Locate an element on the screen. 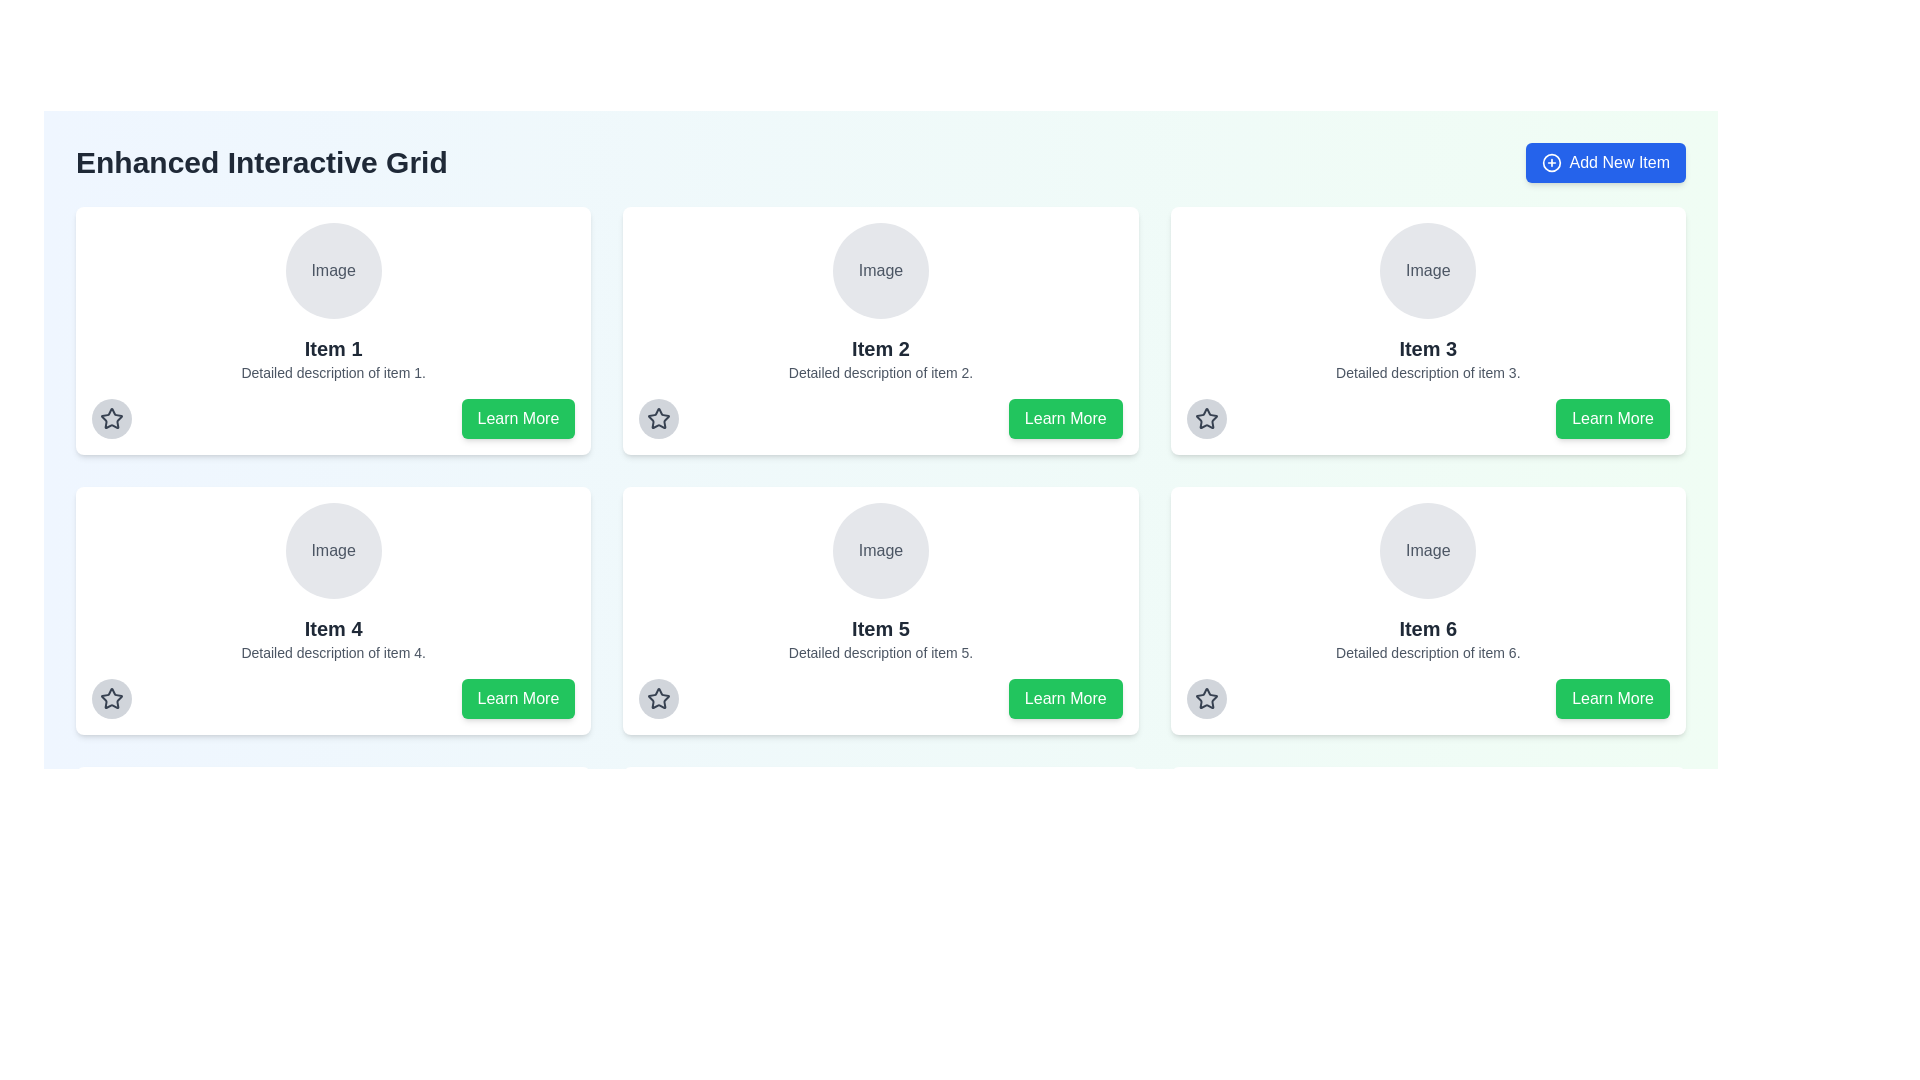  the card displaying 'Item 5' in the second row and middle column of the grid is located at coordinates (880, 609).